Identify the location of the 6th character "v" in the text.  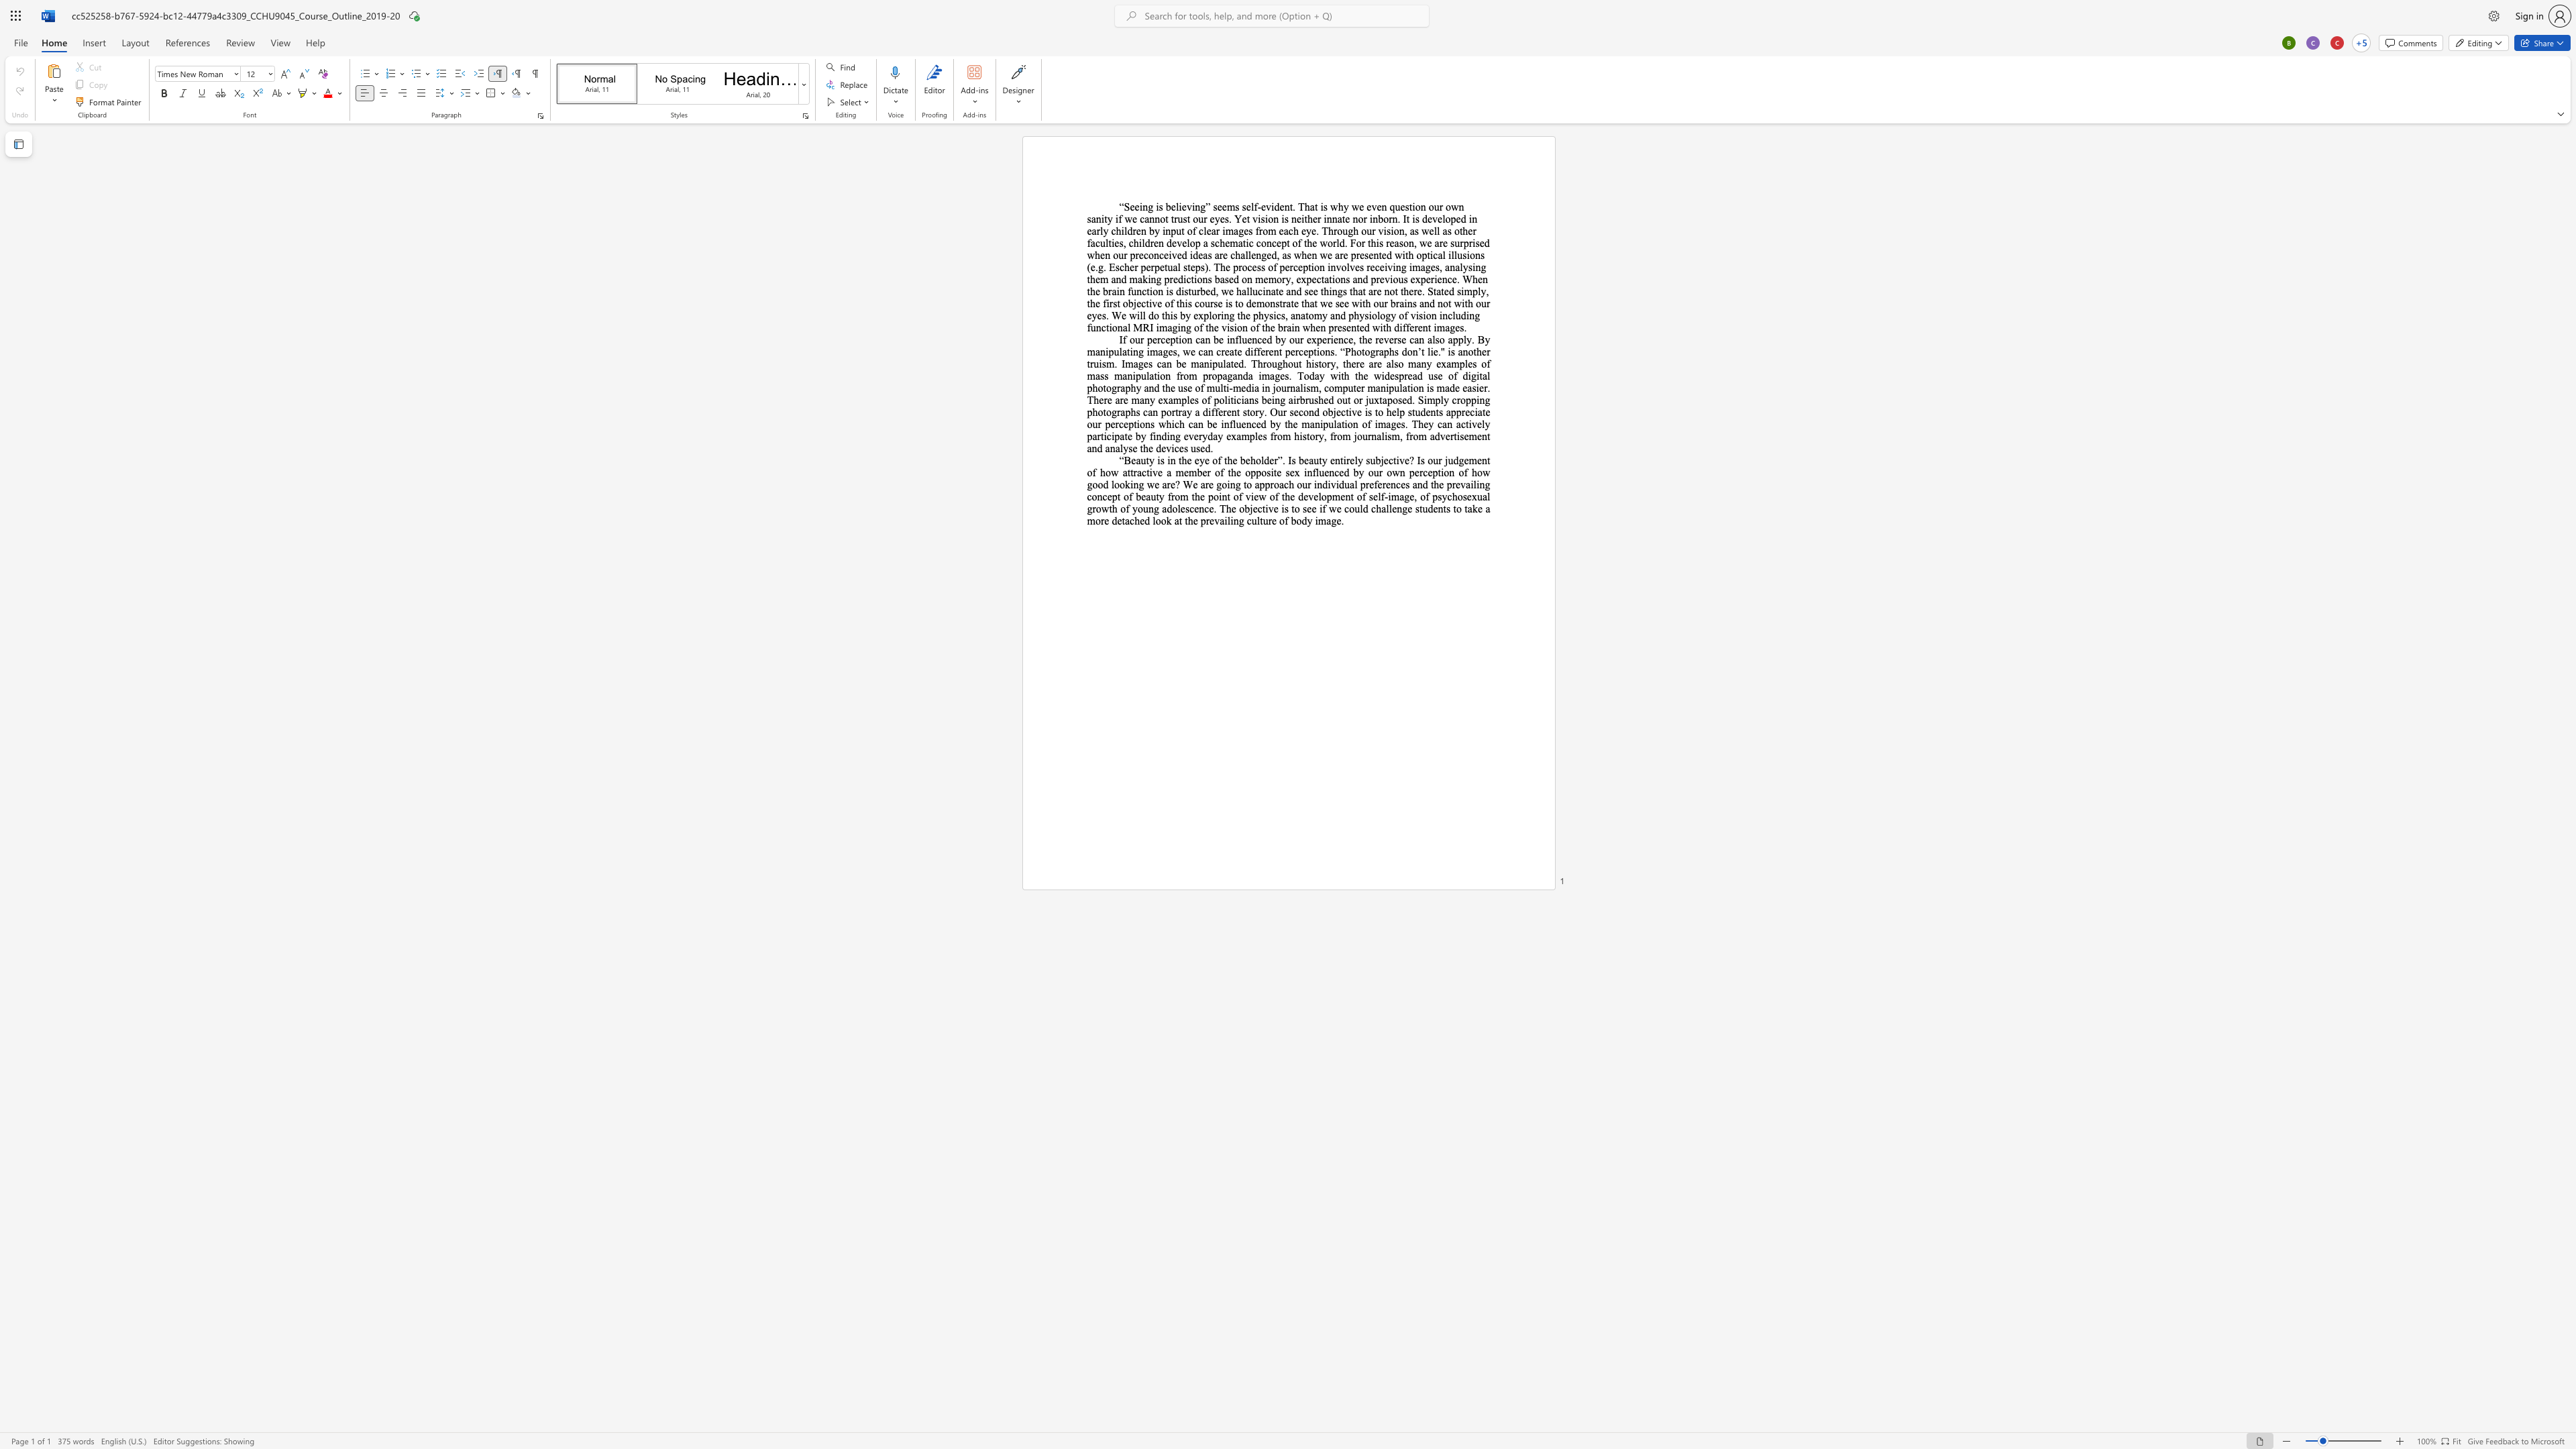
(1412, 315).